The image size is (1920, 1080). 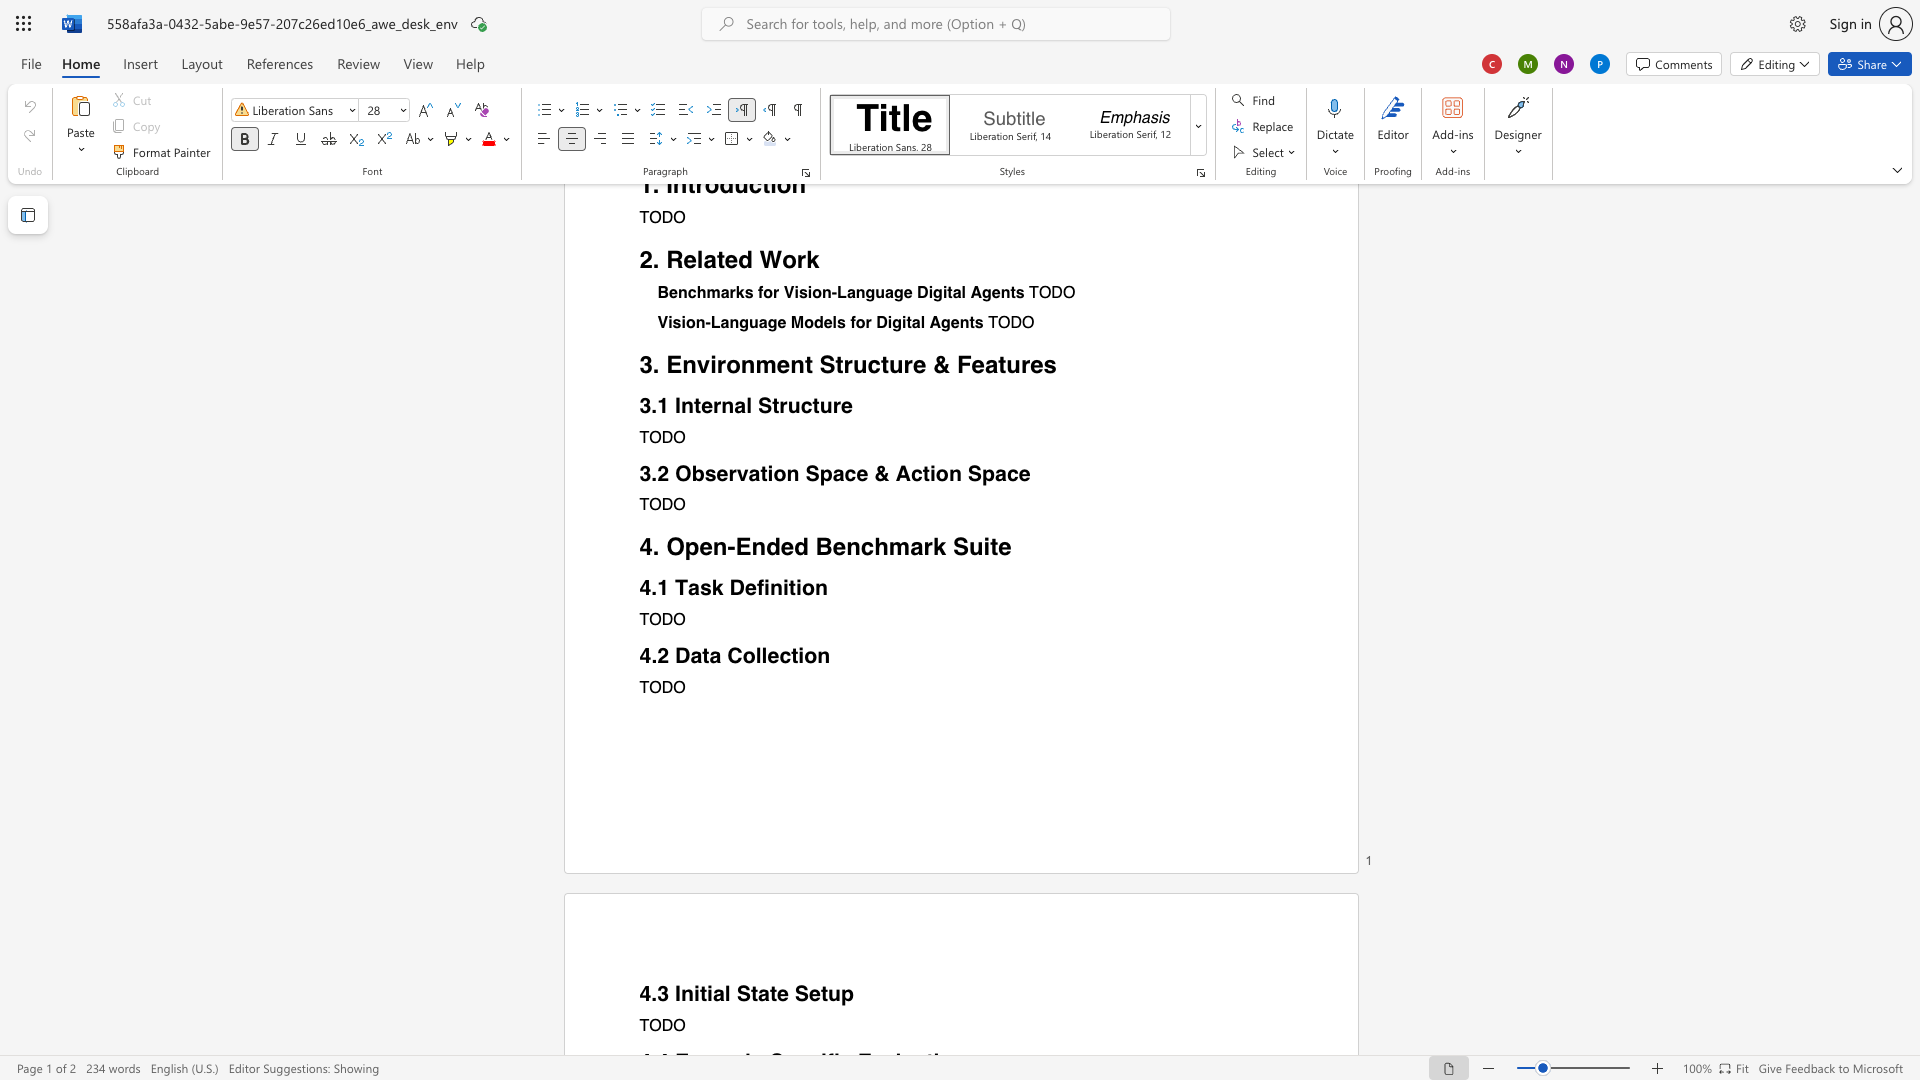 I want to click on the subset text "ct" within the text "Data Collection", so click(x=778, y=655).